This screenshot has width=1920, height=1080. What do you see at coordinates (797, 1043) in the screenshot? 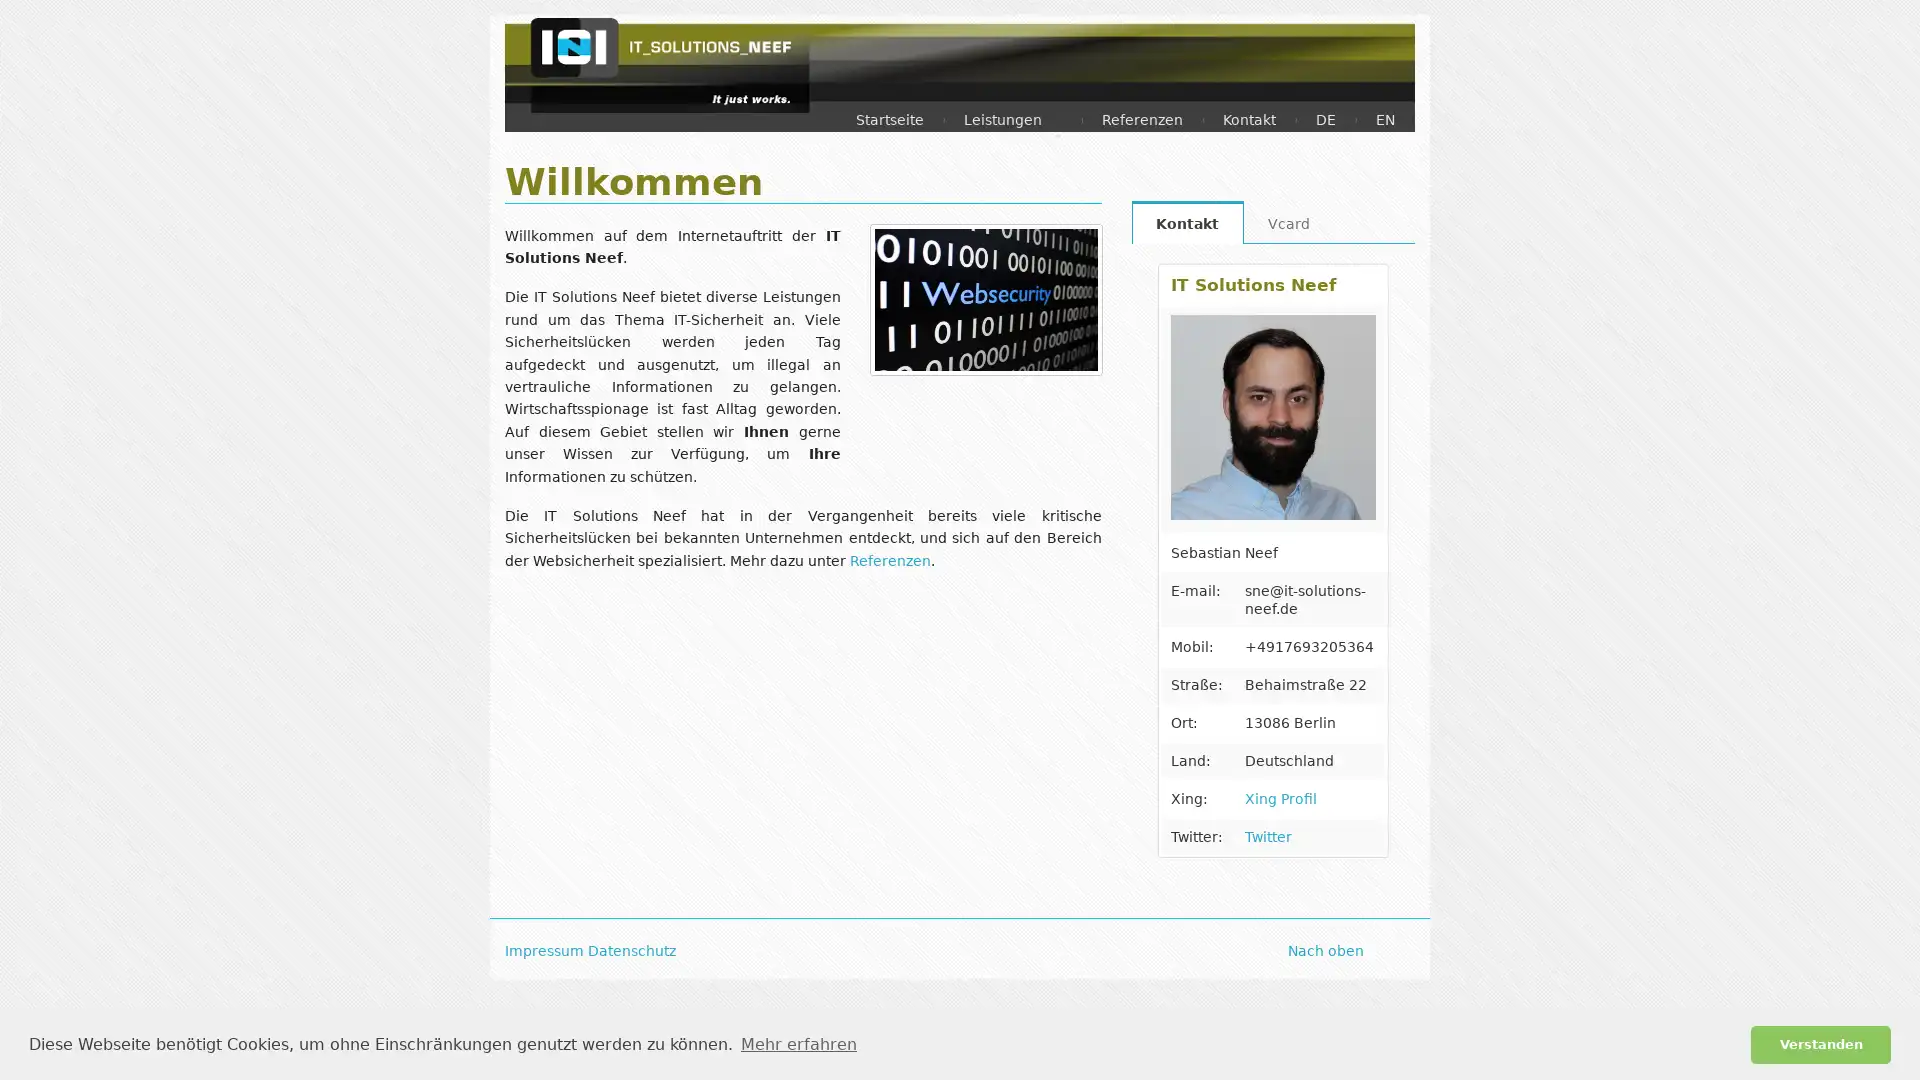
I see `learn more about cookies` at bounding box center [797, 1043].